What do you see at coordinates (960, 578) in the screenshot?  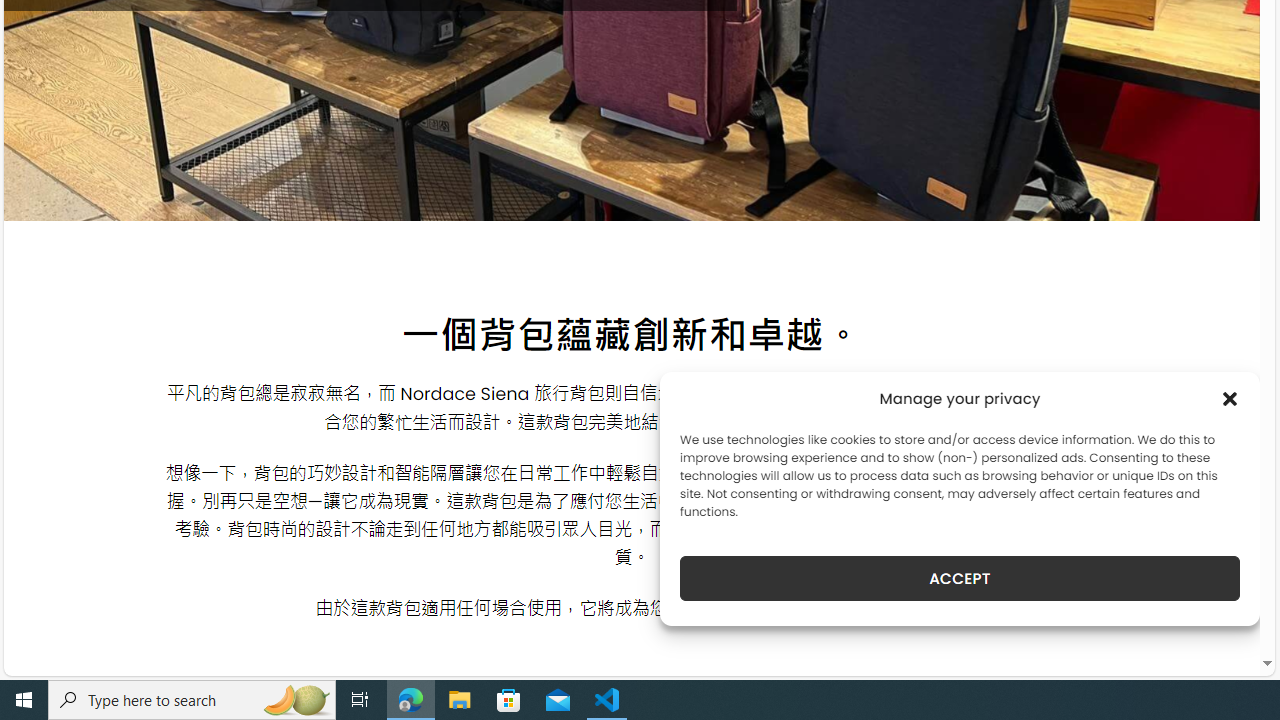 I see `'ACCEPT'` at bounding box center [960, 578].